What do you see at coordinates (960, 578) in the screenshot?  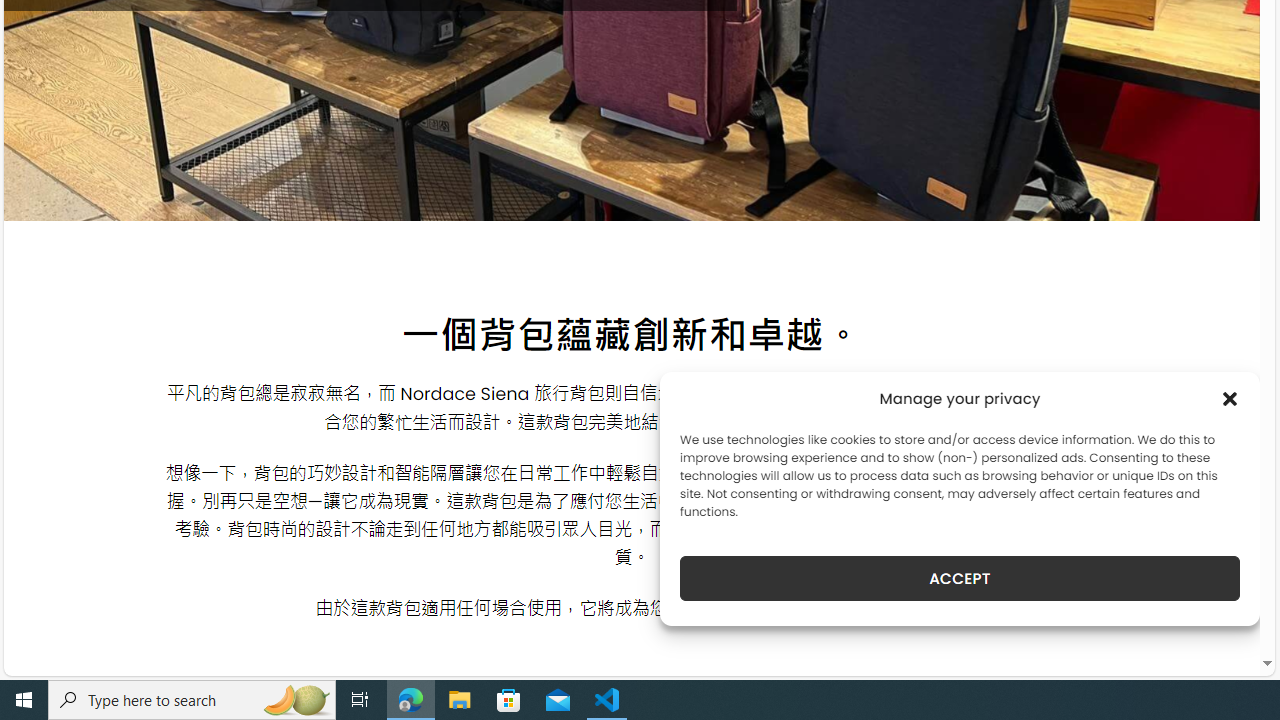 I see `'ACCEPT'` at bounding box center [960, 578].